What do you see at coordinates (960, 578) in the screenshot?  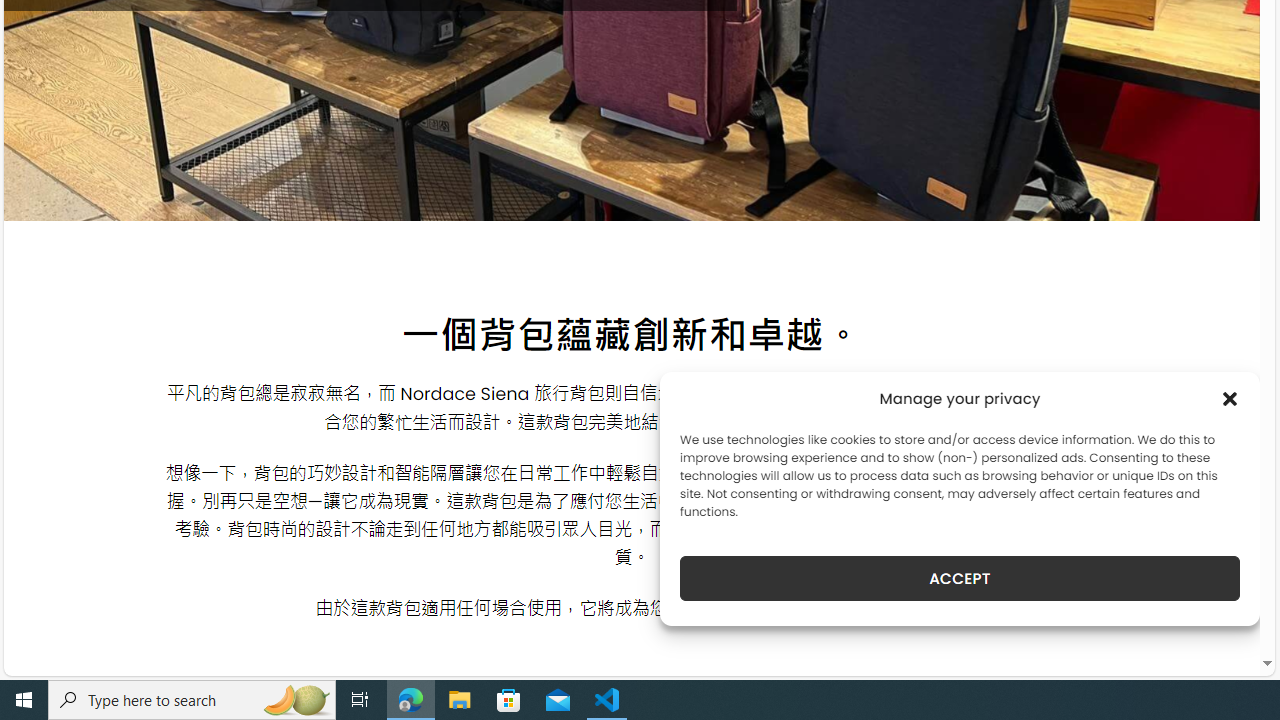 I see `'ACCEPT'` at bounding box center [960, 578].